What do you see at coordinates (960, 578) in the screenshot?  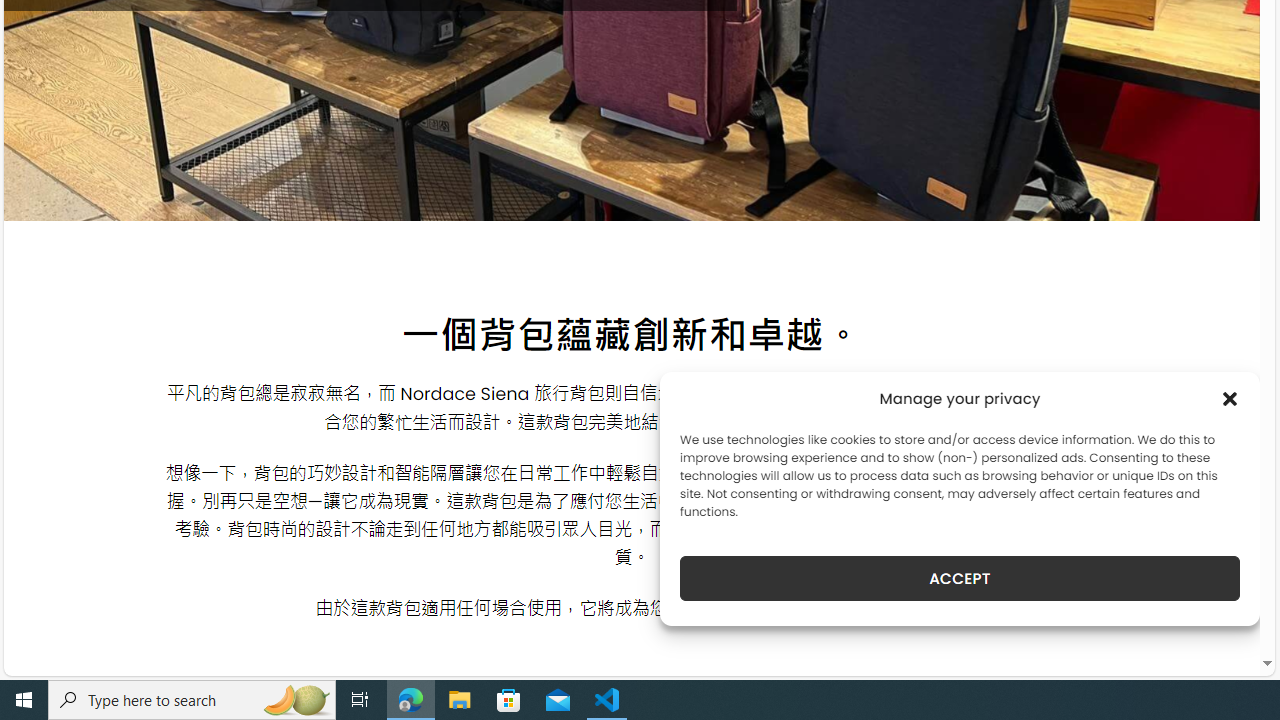 I see `'ACCEPT'` at bounding box center [960, 578].